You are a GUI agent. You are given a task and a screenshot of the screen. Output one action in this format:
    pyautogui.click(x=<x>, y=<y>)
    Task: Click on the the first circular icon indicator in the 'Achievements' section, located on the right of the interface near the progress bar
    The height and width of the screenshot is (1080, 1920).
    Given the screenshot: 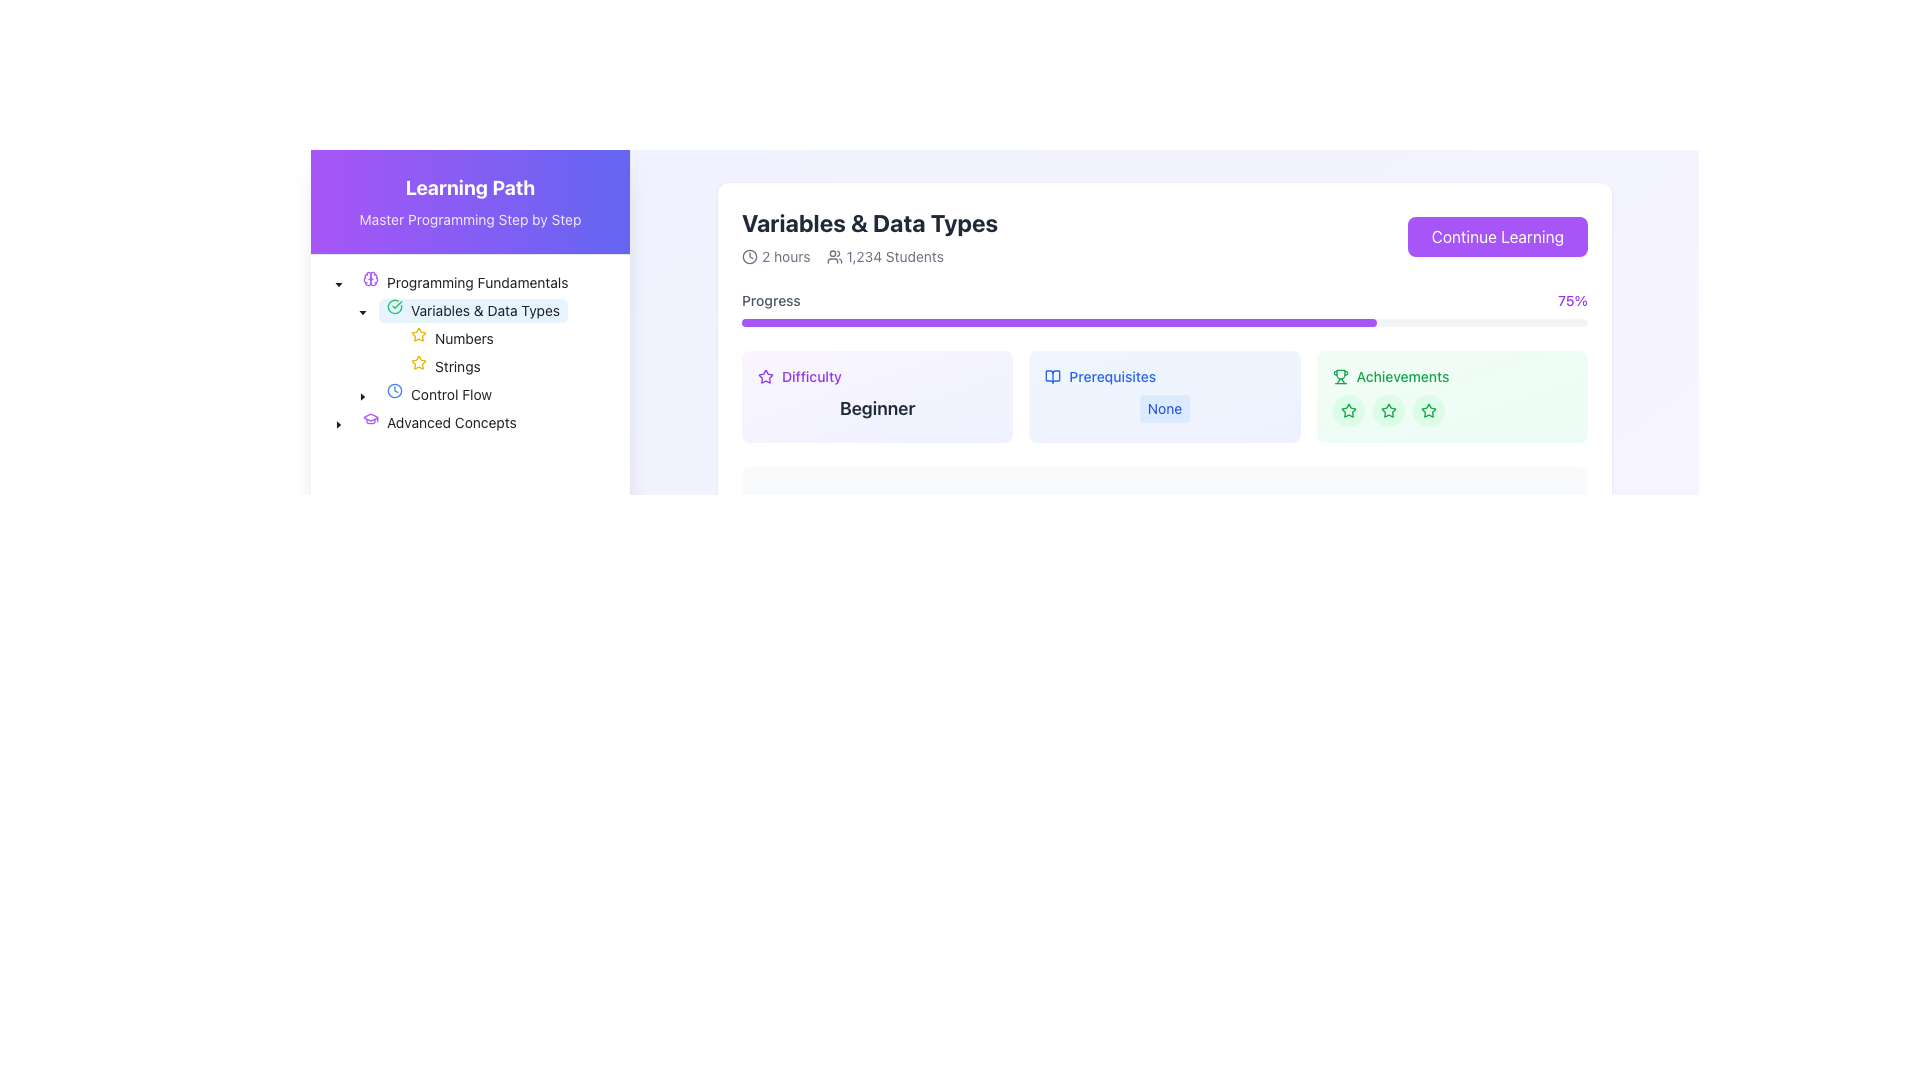 What is the action you would take?
    pyautogui.click(x=1348, y=410)
    